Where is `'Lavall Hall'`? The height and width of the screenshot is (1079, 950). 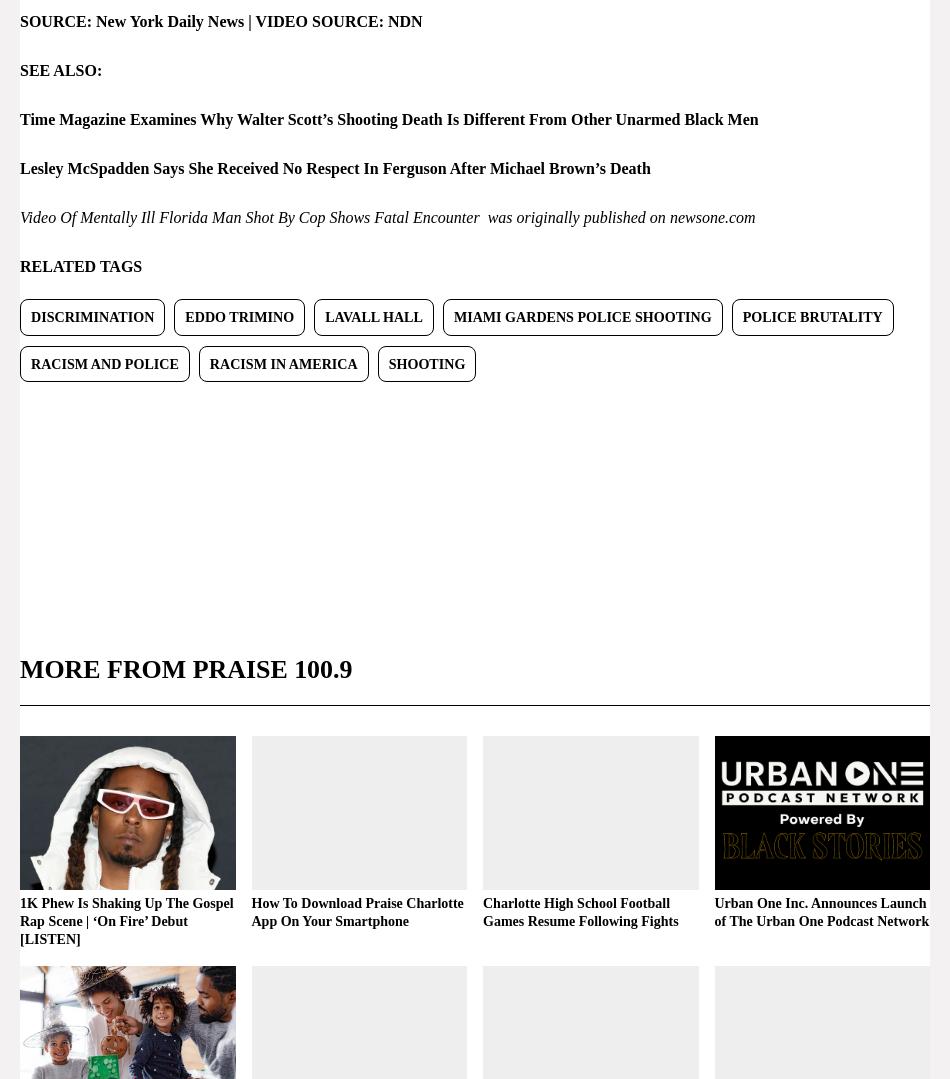 'Lavall Hall' is located at coordinates (372, 315).